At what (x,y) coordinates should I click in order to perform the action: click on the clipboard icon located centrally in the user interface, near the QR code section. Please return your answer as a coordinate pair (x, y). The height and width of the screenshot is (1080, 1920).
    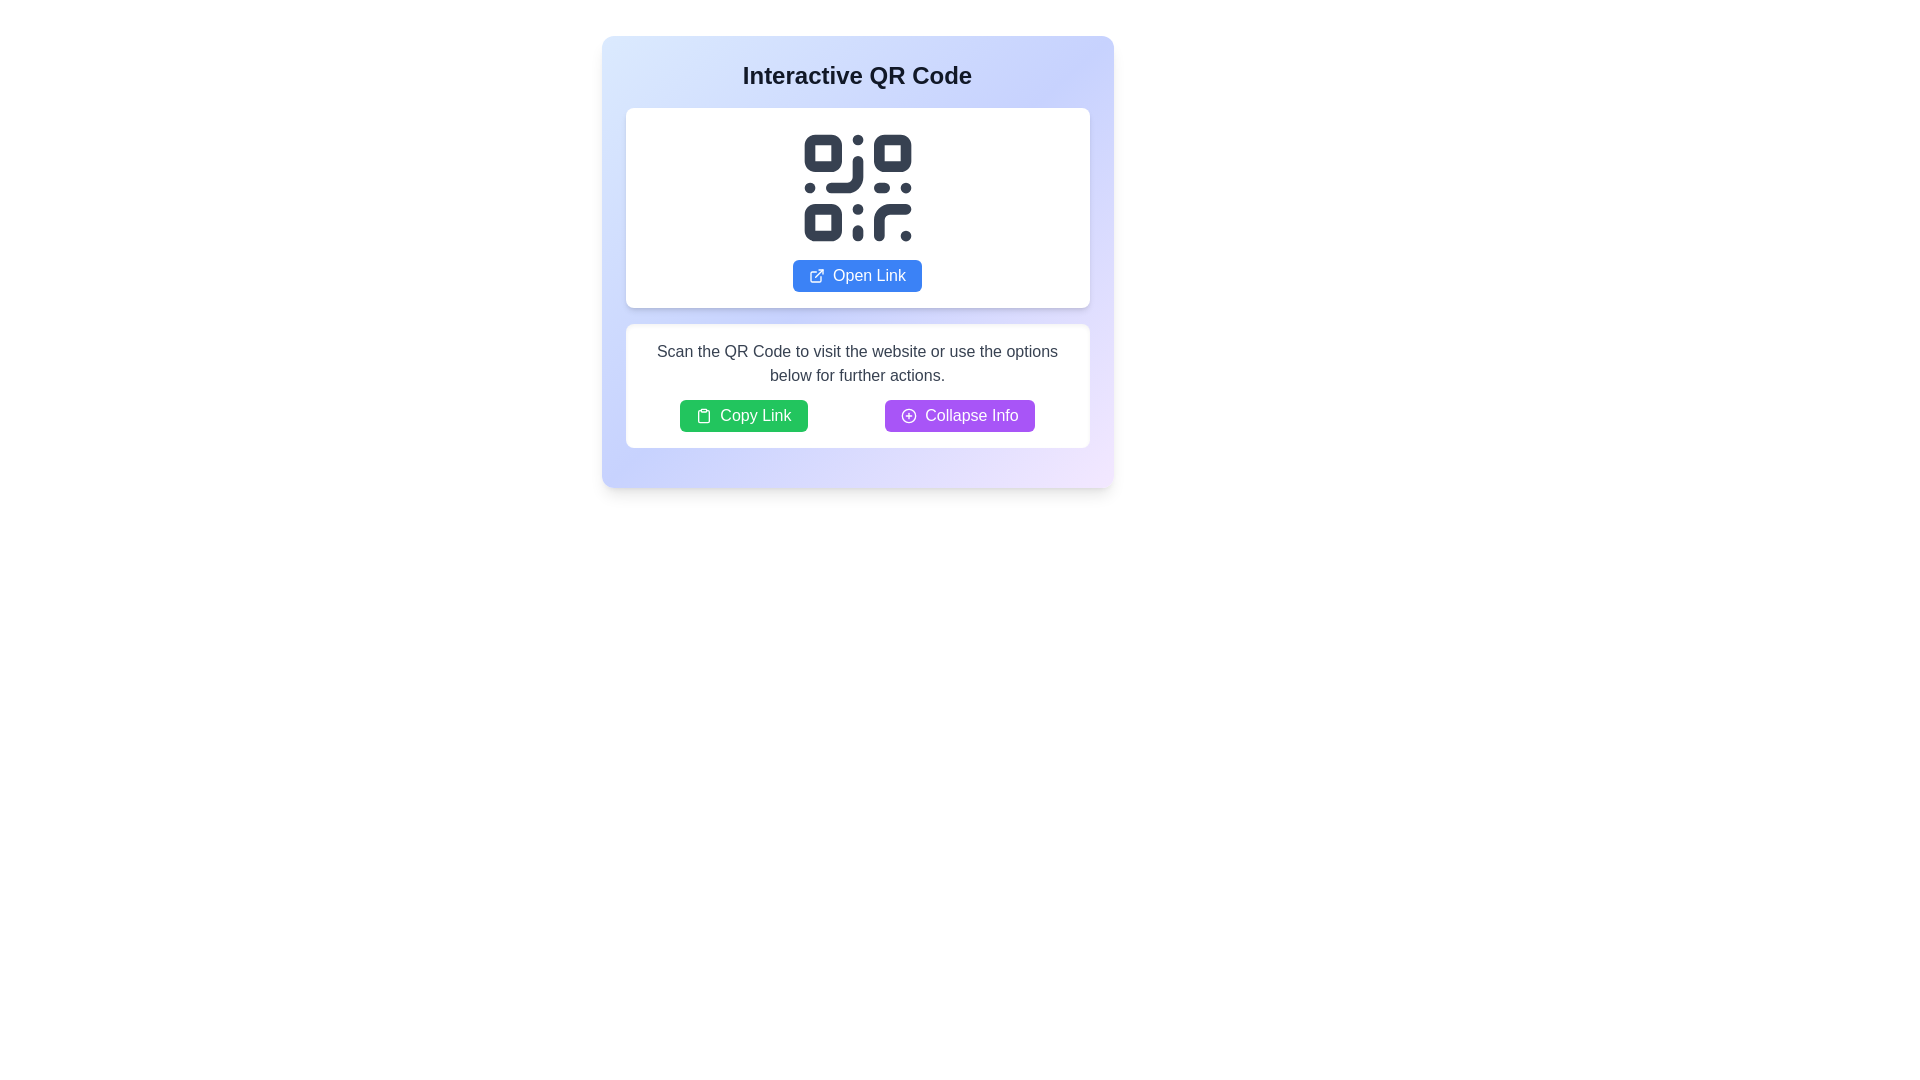
    Looking at the image, I should click on (704, 415).